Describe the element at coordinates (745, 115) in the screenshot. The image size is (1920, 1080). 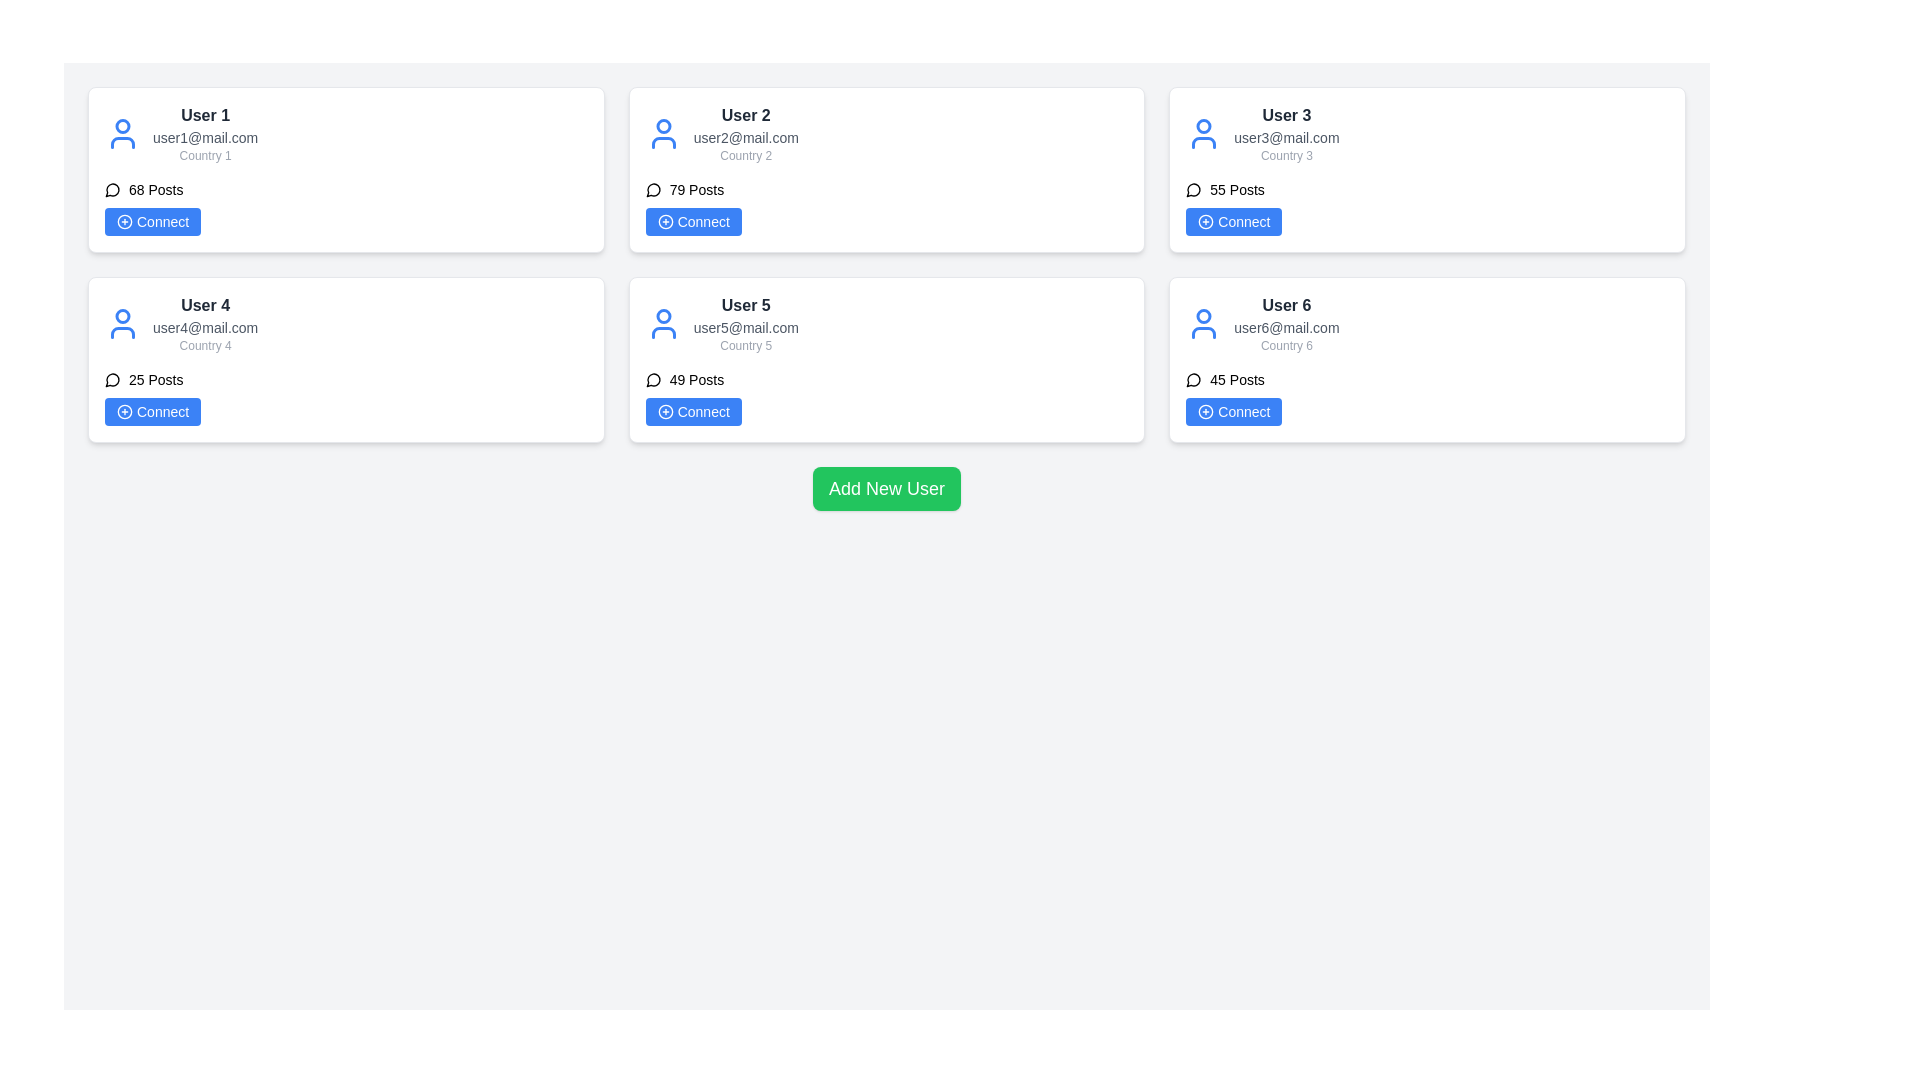
I see `the 'User 2' text label, which is displayed in bold dark gray` at that location.